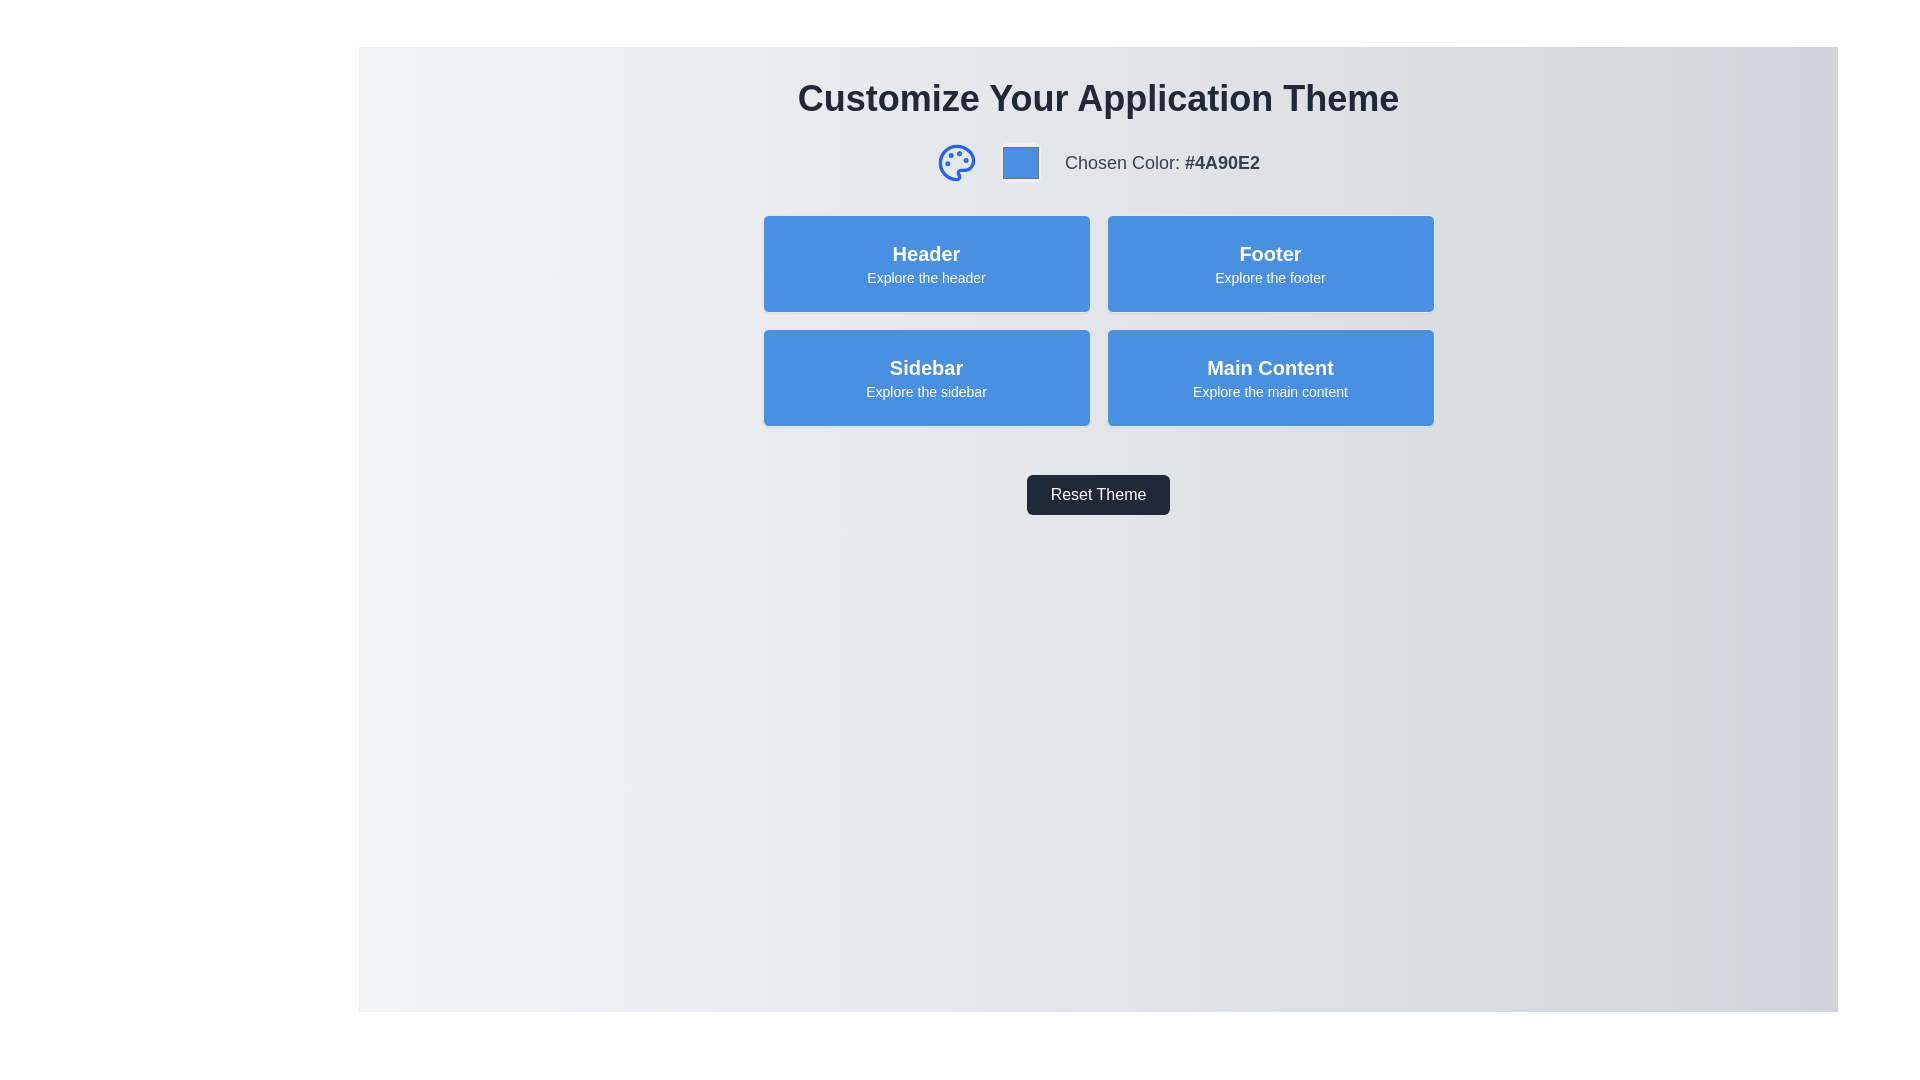 This screenshot has width=1920, height=1080. Describe the element at coordinates (1269, 262) in the screenshot. I see `the 'Footer' card located in the grid layout as the second card in the top row, positioned to the right of the 'Header' card` at that location.